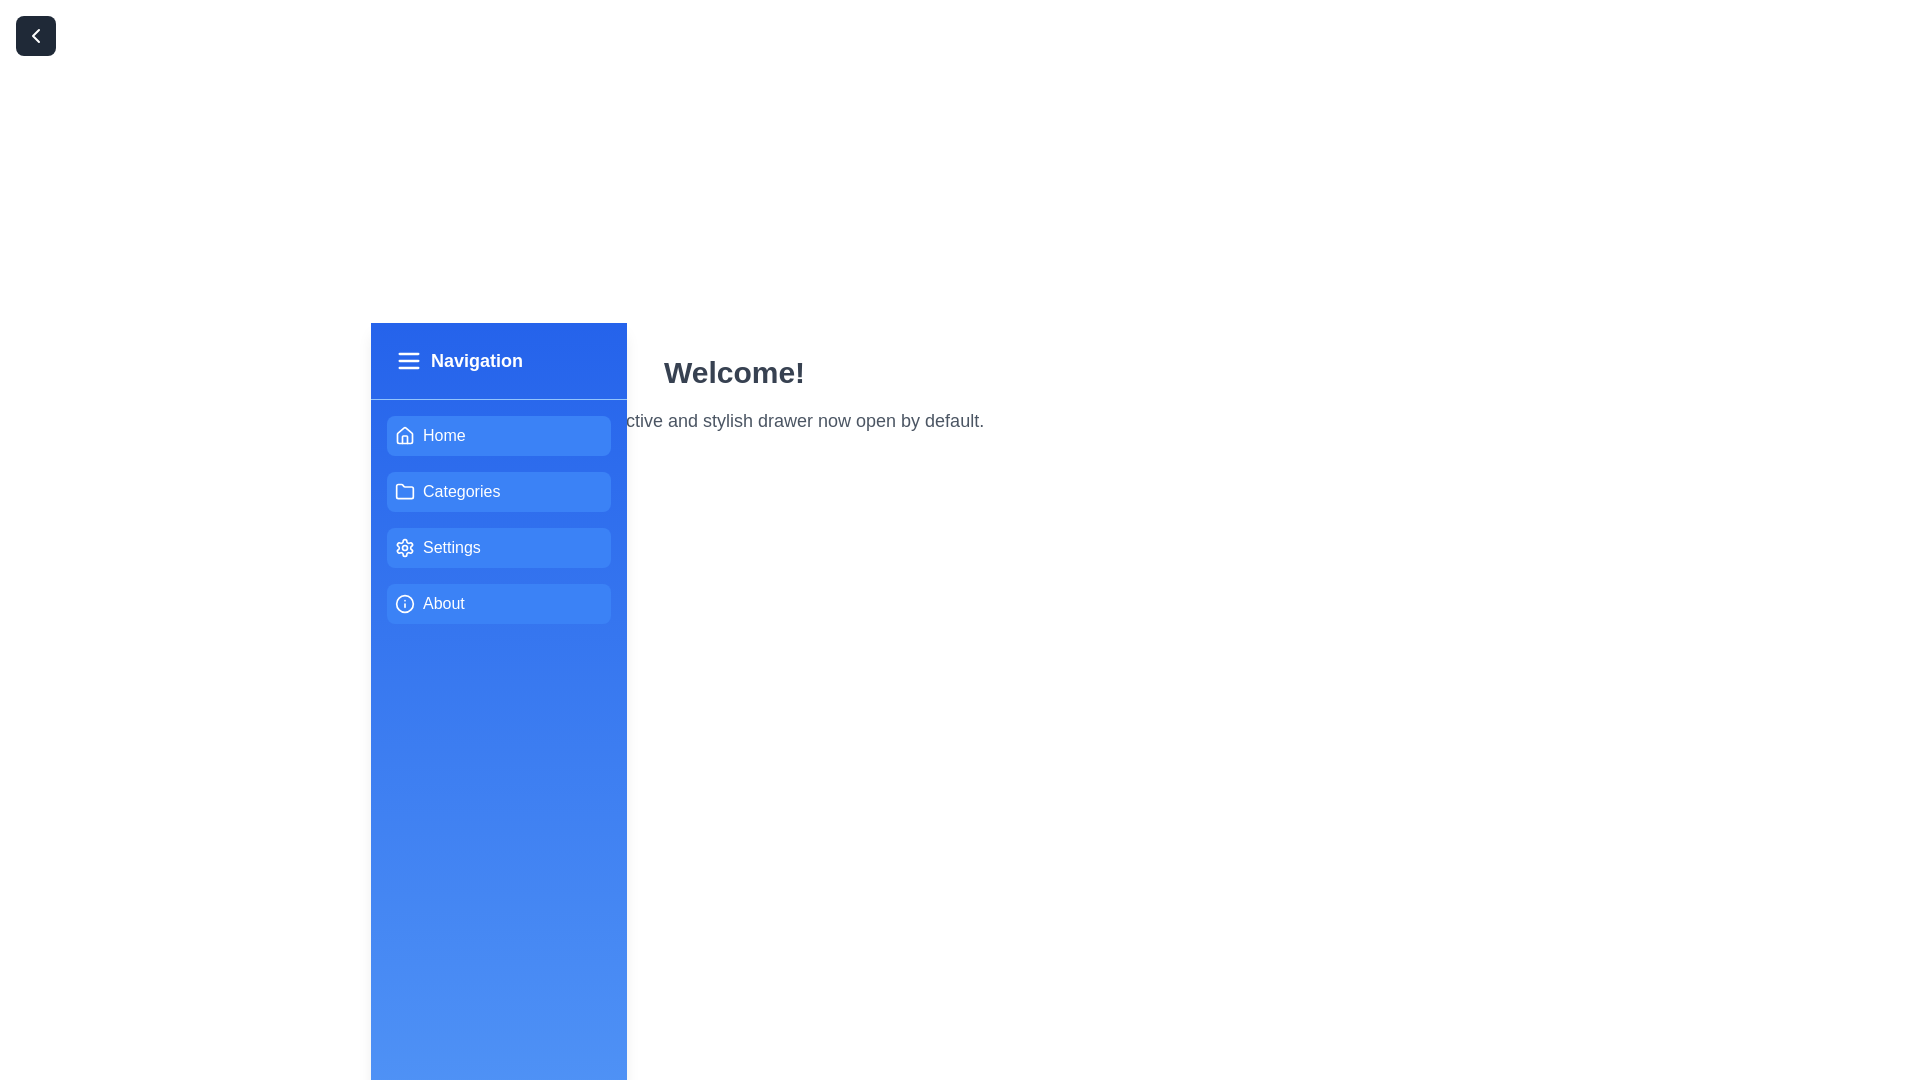 This screenshot has width=1920, height=1080. Describe the element at coordinates (403, 603) in the screenshot. I see `the circular graphical icon component located in the navigation sidebar under the 'About' section` at that location.